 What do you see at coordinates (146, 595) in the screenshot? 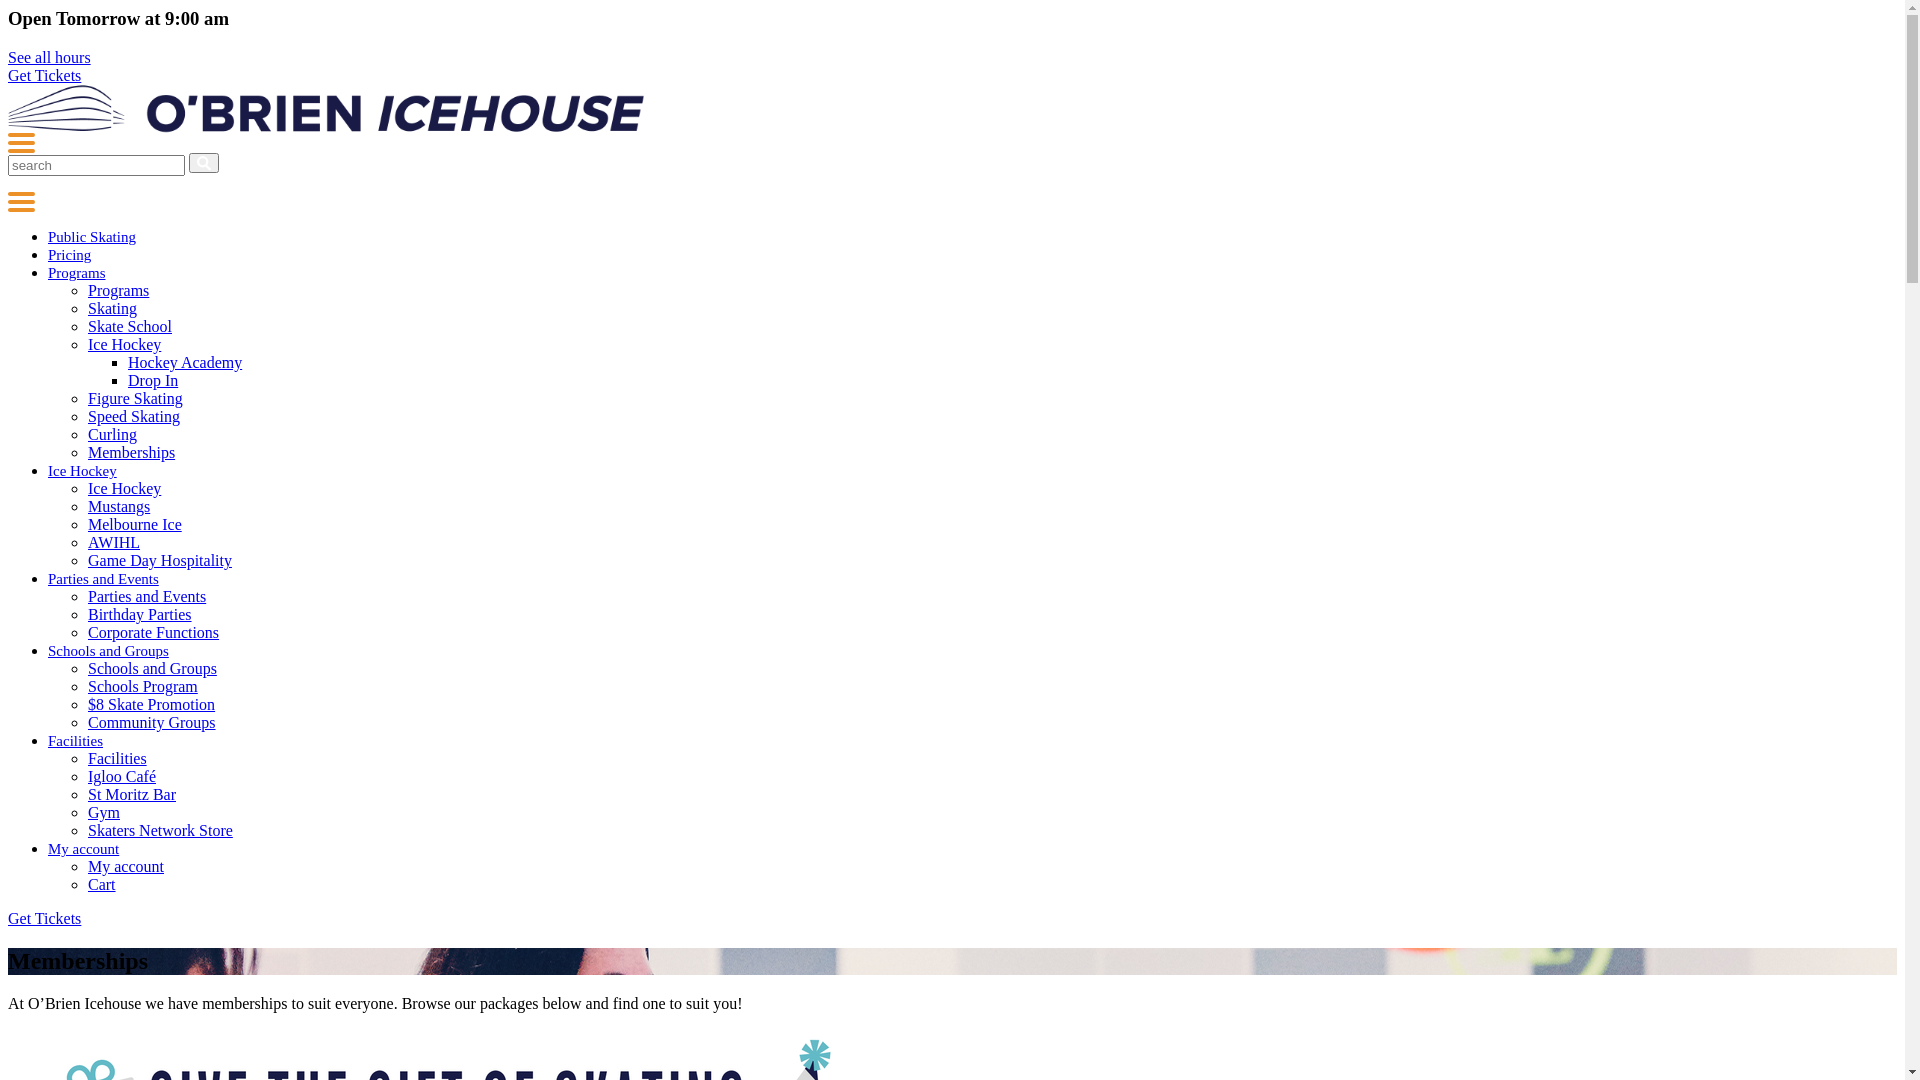
I see `'Parties and Events'` at bounding box center [146, 595].